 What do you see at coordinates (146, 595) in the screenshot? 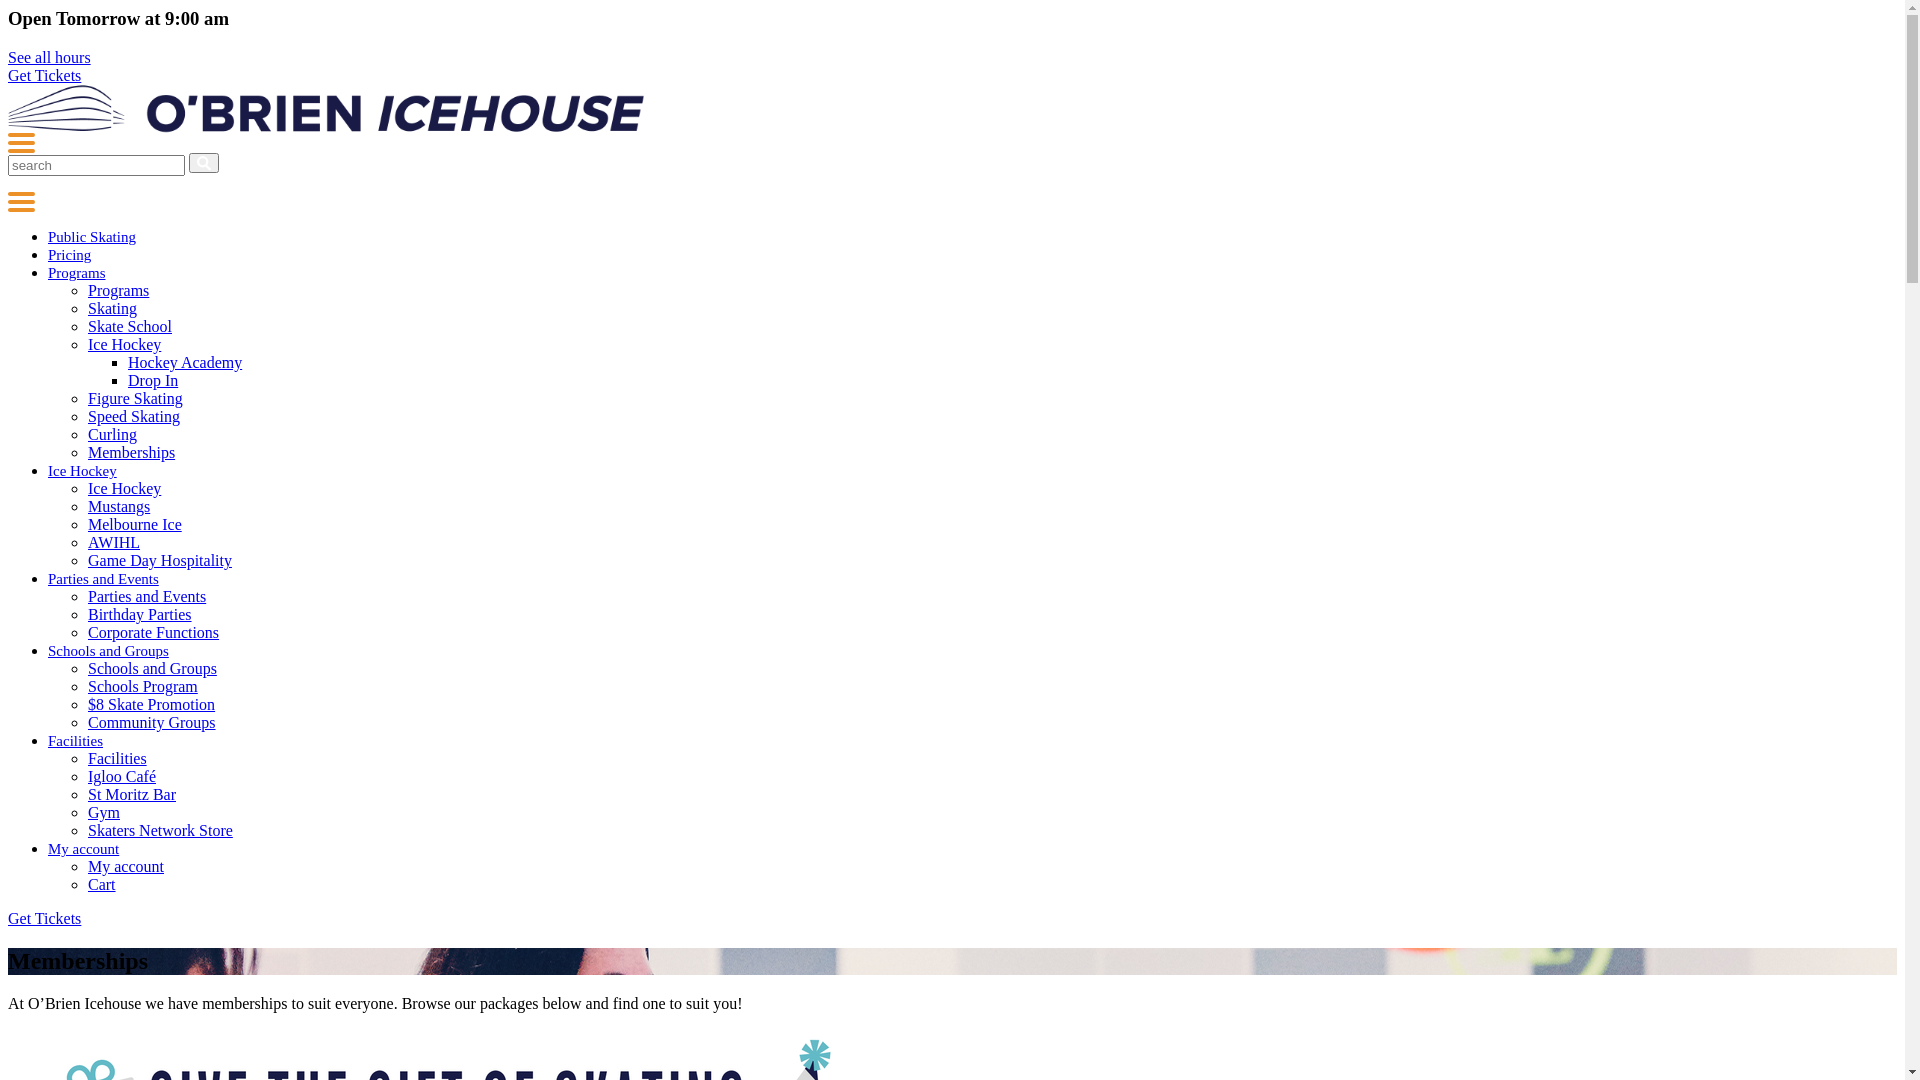
I see `'Parties and Events'` at bounding box center [146, 595].